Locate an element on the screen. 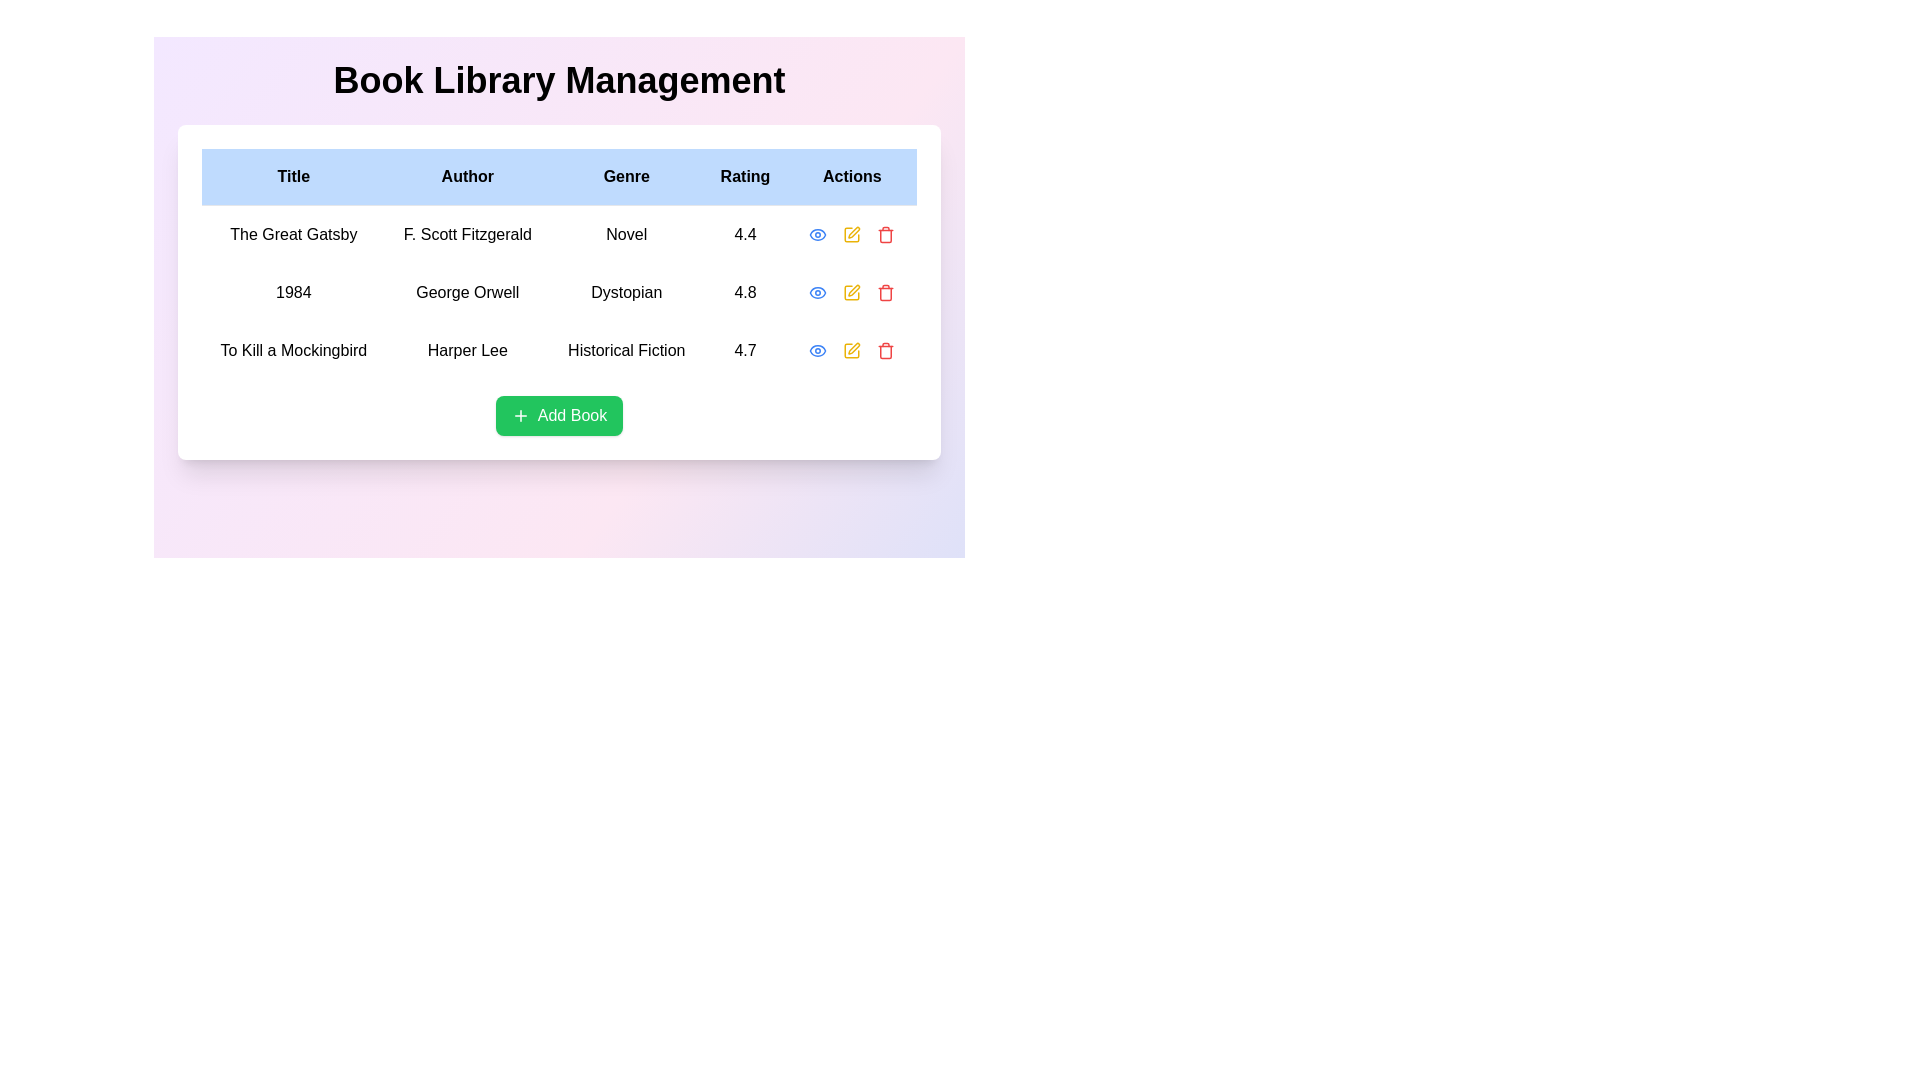 The image size is (1920, 1080). the text 'The Great Gatsby' in the Static text label element located in the 'Title' column of the table layout to copy it is located at coordinates (292, 233).